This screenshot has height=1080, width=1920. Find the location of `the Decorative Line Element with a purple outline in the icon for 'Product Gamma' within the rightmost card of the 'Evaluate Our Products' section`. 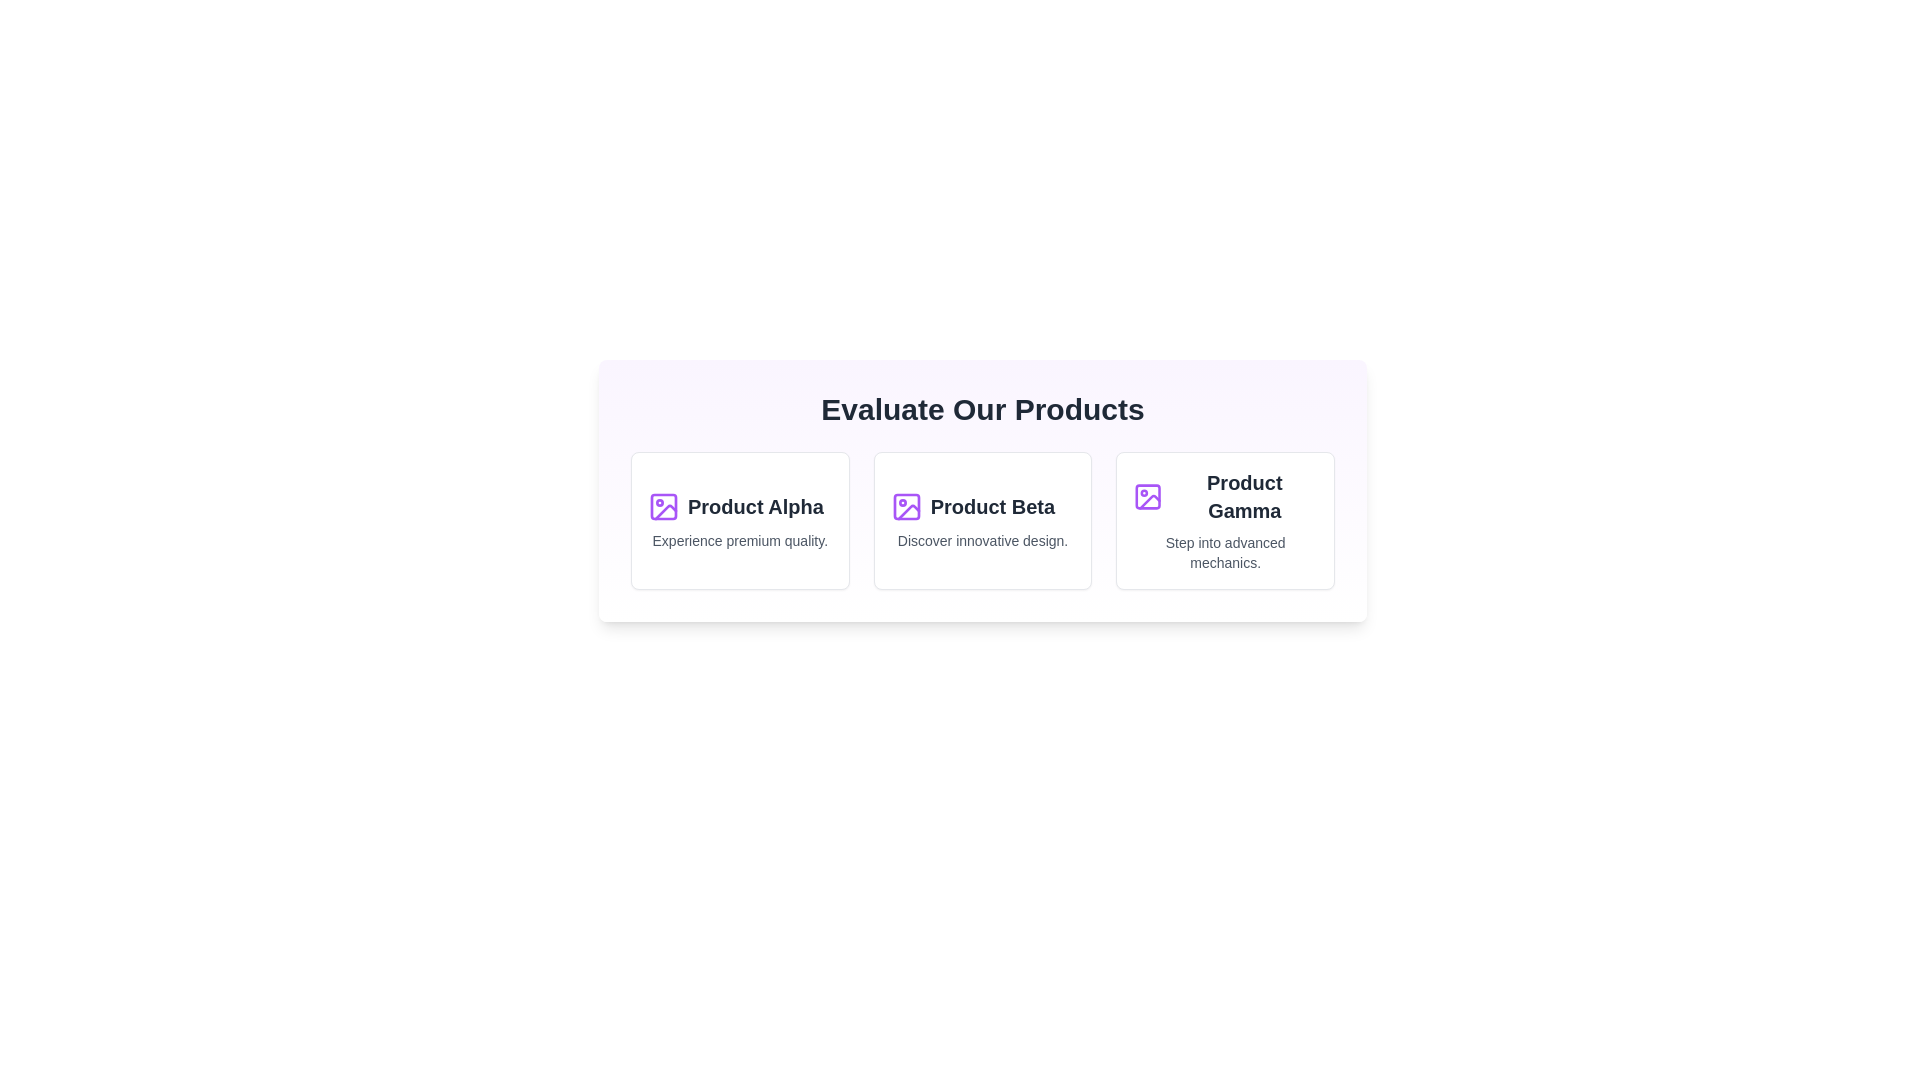

the Decorative Line Element with a purple outline in the icon for 'Product Gamma' within the rightmost card of the 'Evaluate Our Products' section is located at coordinates (1150, 501).